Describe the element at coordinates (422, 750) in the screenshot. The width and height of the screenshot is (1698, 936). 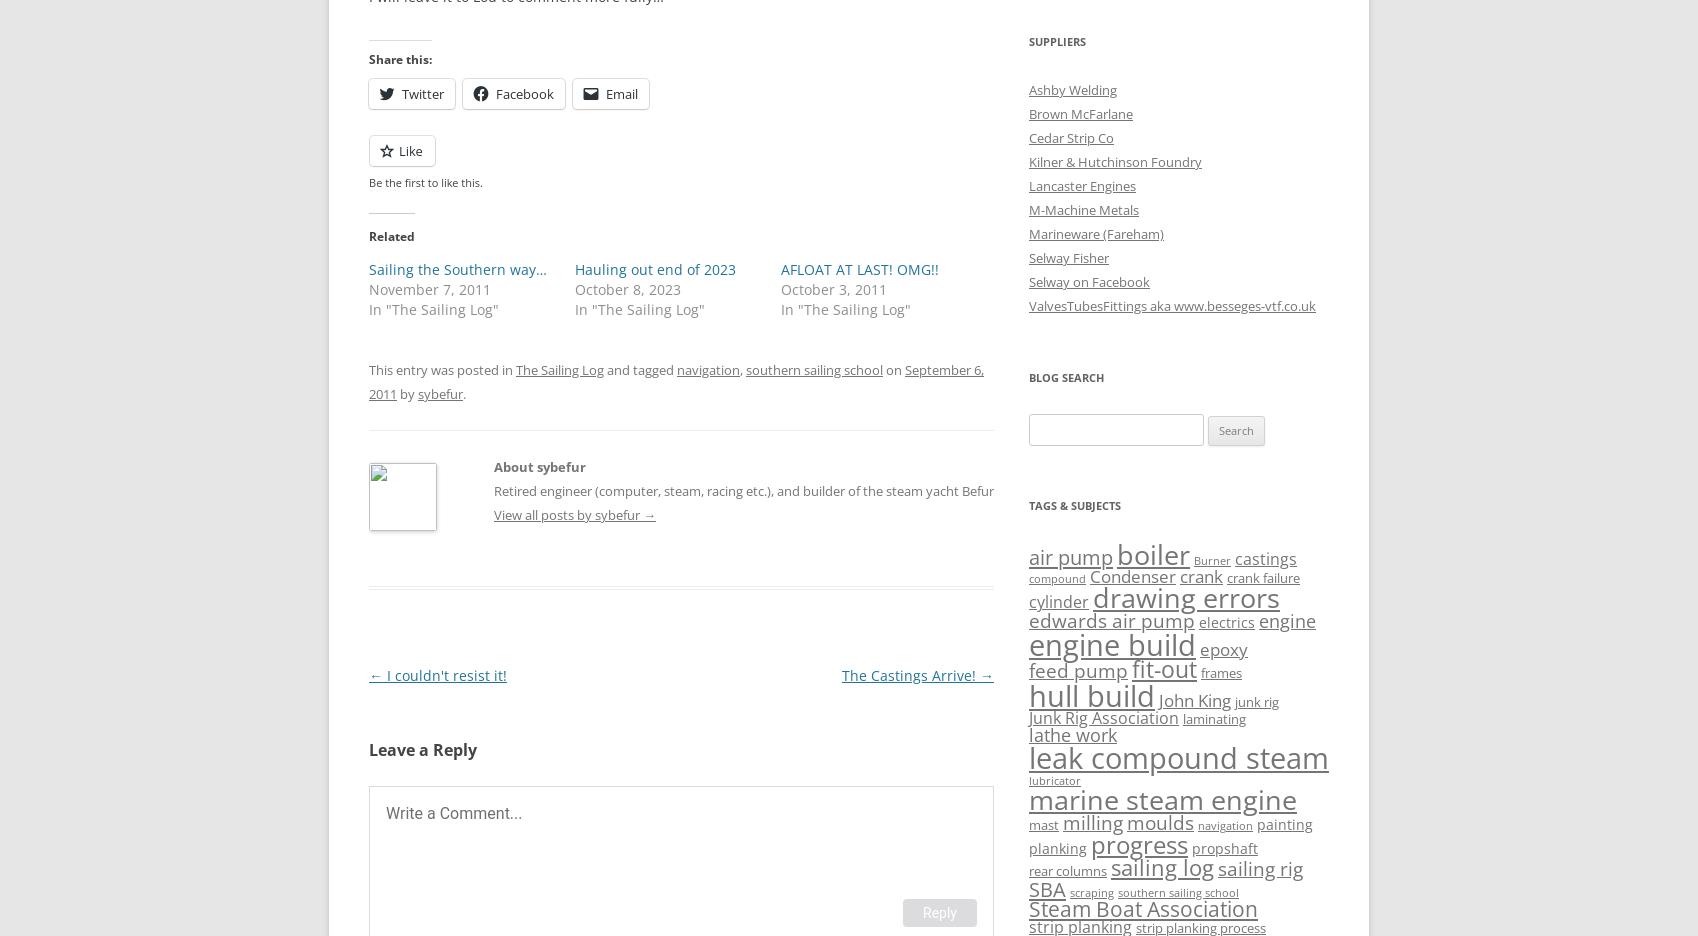
I see `'Leave a Reply'` at that location.